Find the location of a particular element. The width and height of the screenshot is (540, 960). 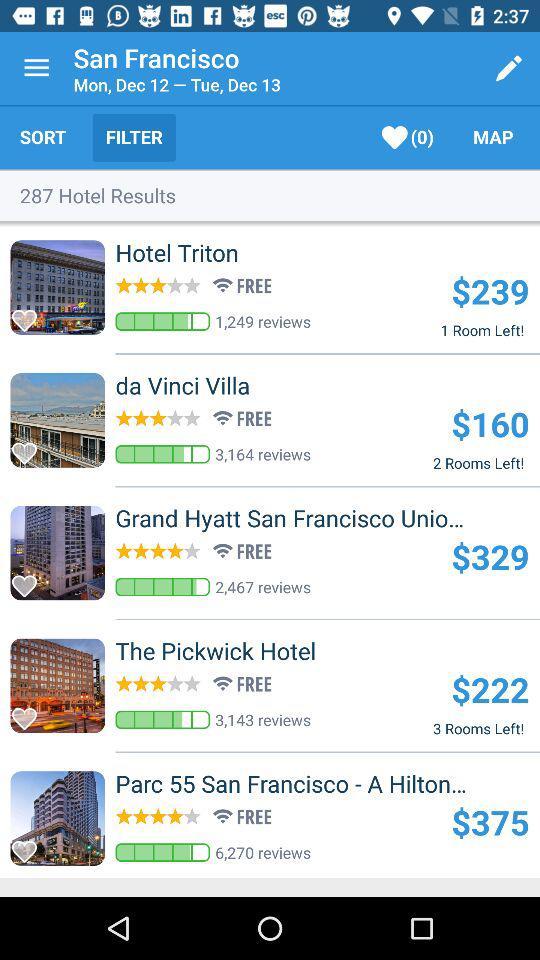

icon next to the the pickwick hotel item is located at coordinates (489, 689).